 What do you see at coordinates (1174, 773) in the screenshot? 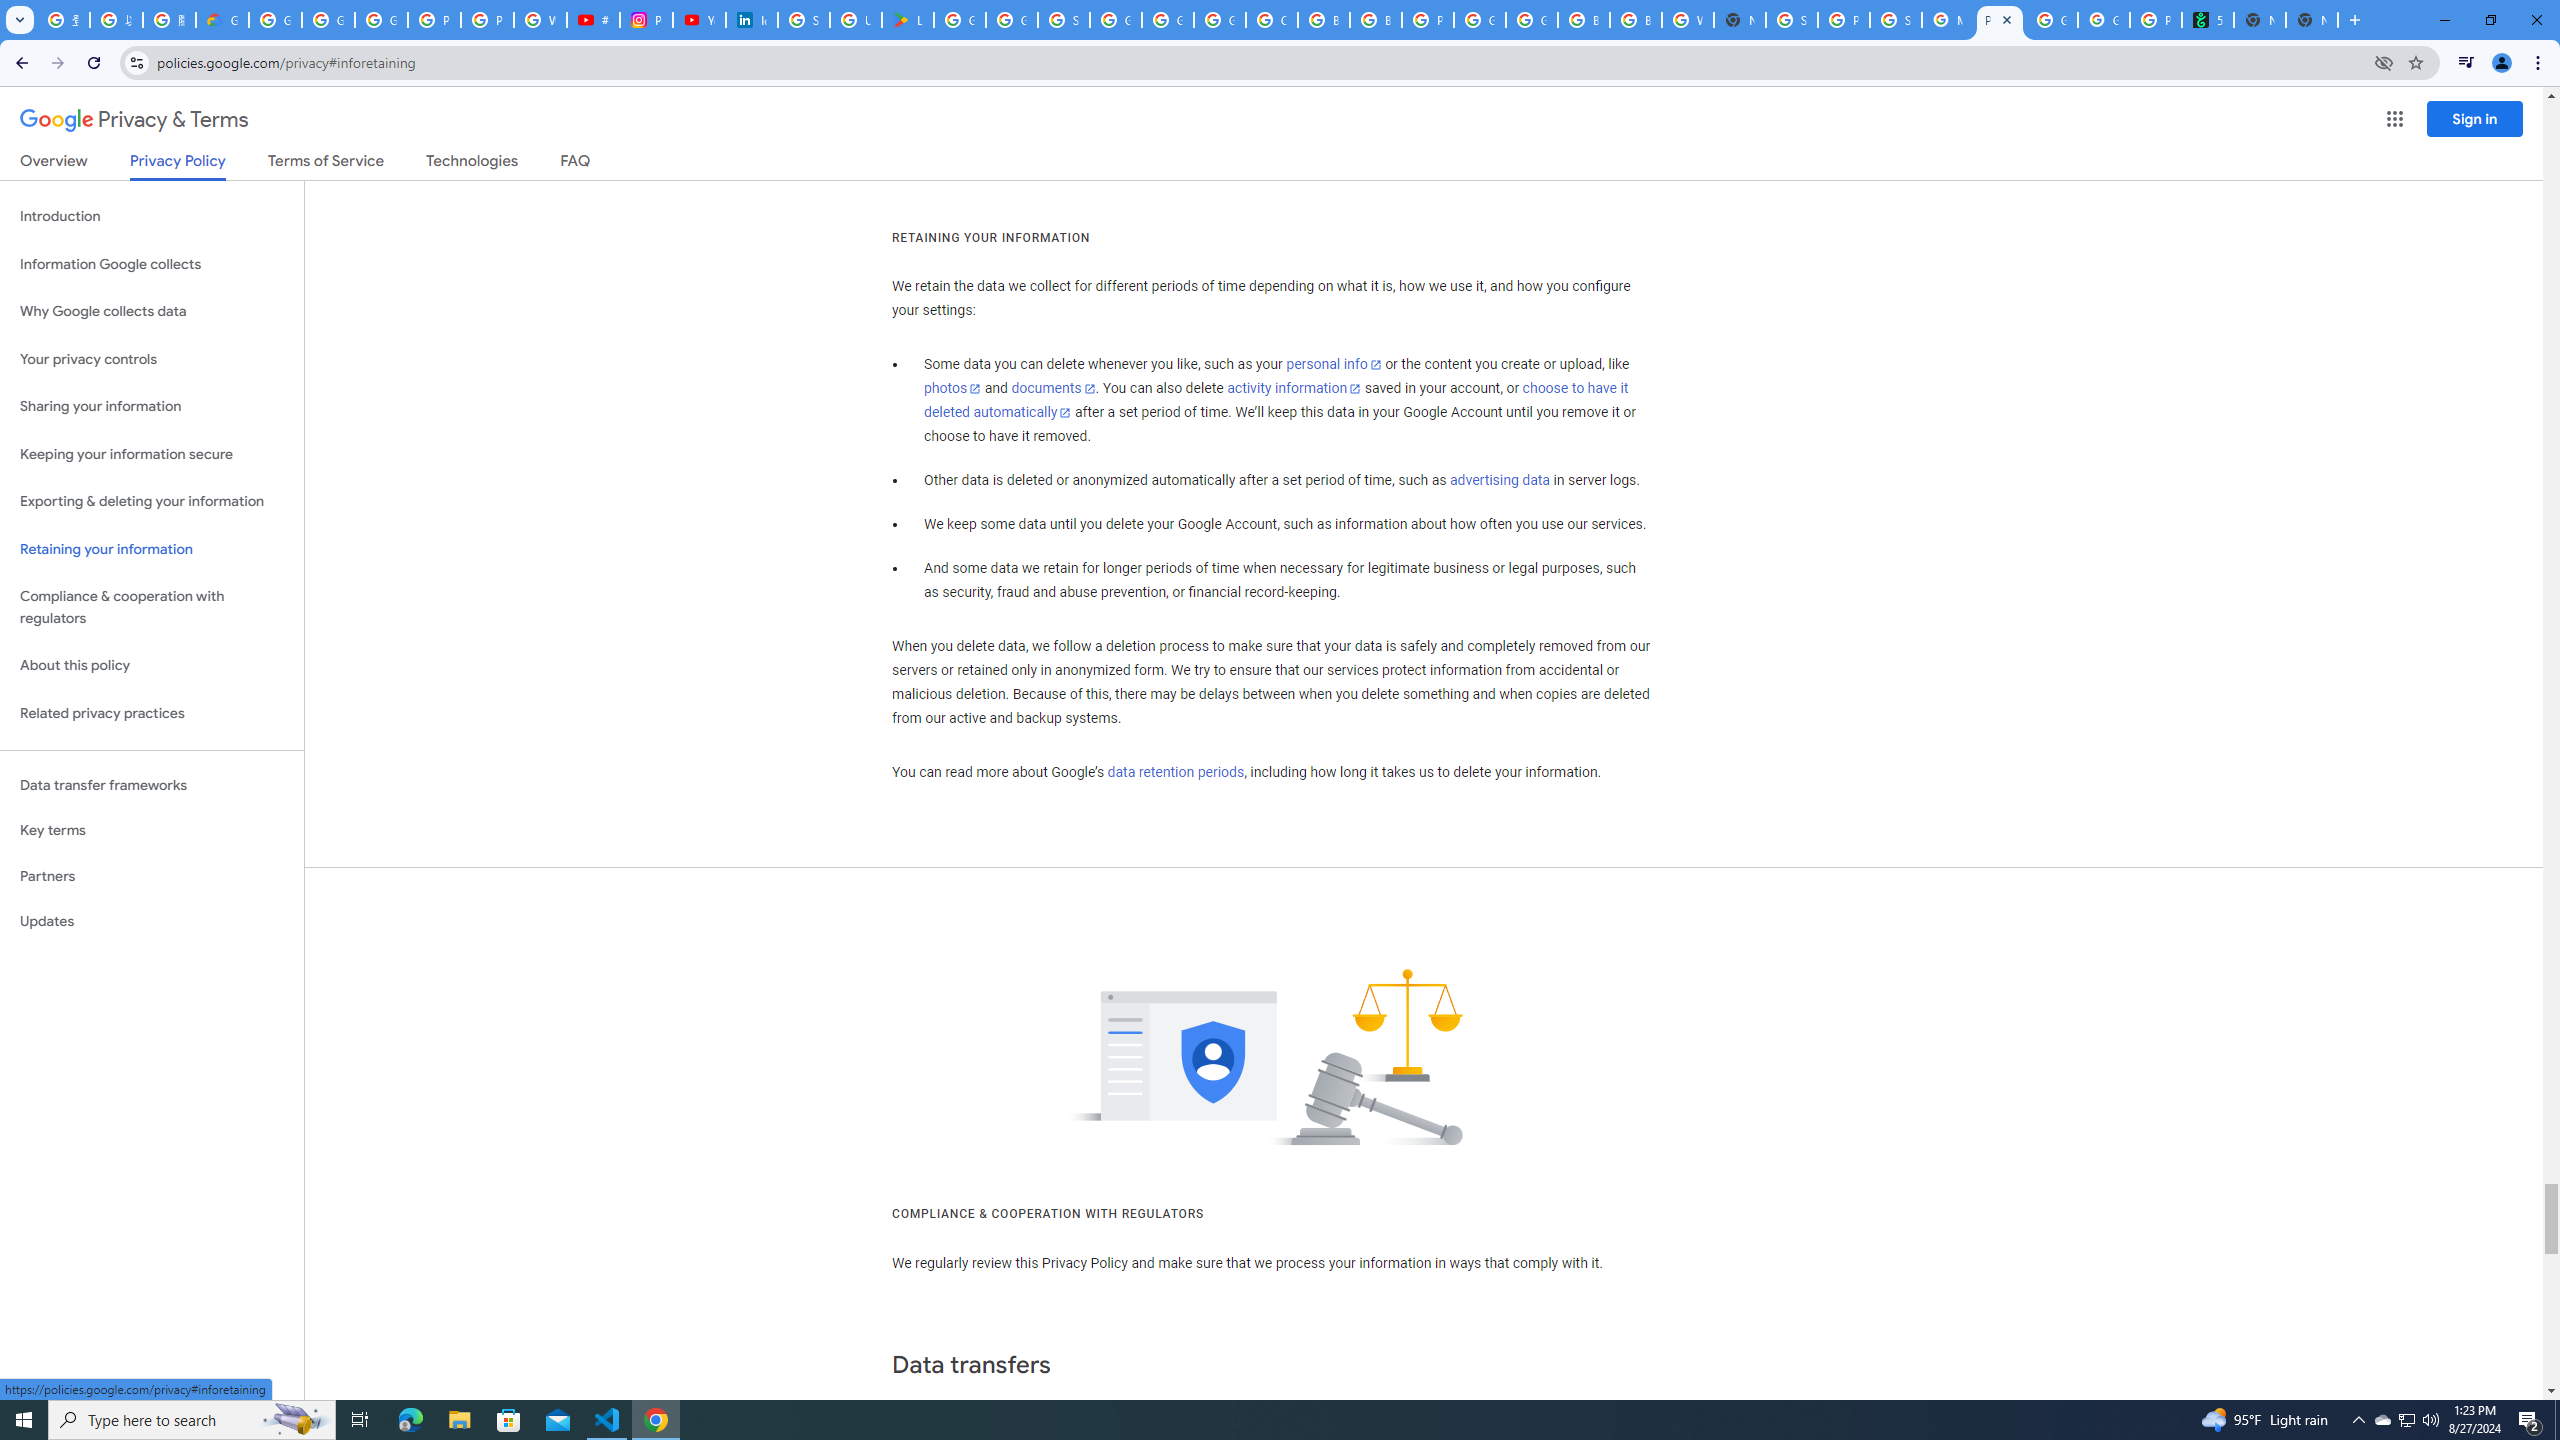
I see `'data retention periods'` at bounding box center [1174, 773].